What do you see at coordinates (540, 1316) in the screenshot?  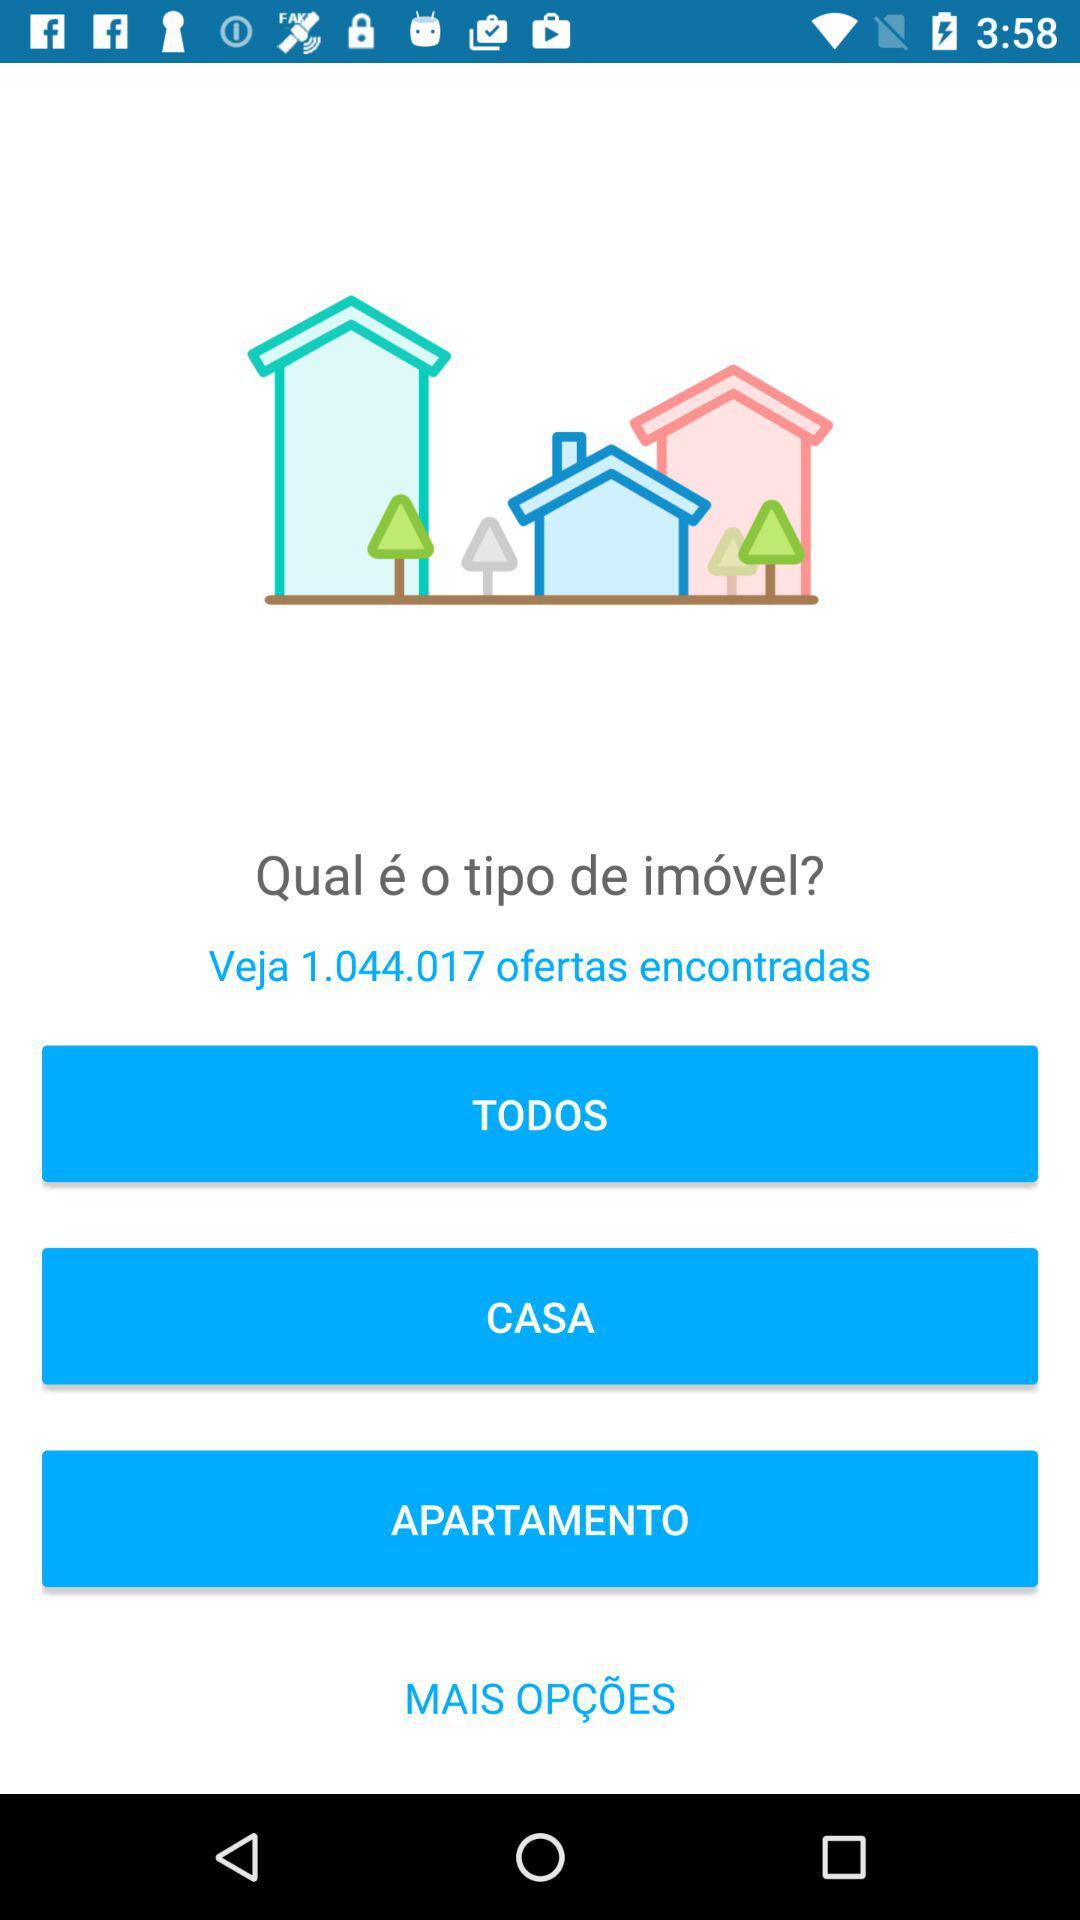 I see `icon above apartamento` at bounding box center [540, 1316].